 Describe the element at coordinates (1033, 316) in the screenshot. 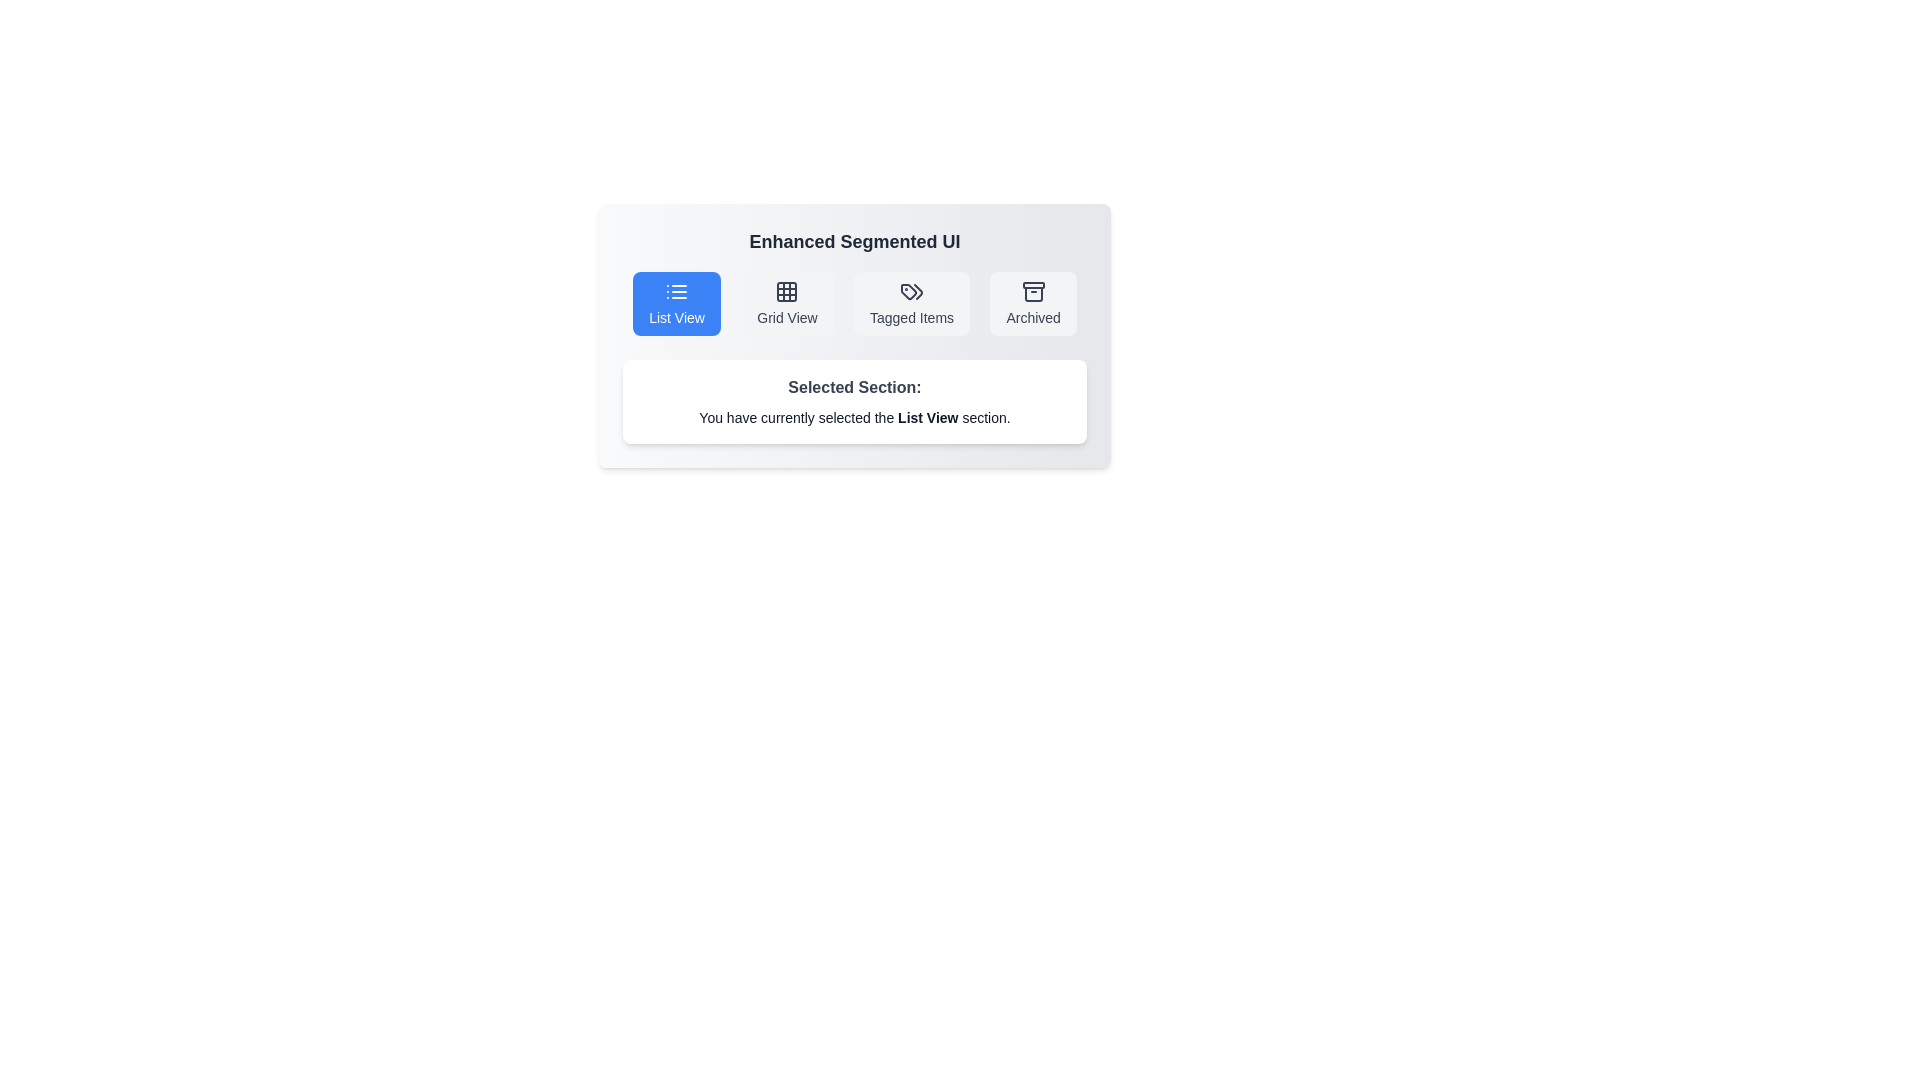

I see `the text label displaying 'Archived', which is located below the archive box icon in the control bar on the far right among four options` at that location.